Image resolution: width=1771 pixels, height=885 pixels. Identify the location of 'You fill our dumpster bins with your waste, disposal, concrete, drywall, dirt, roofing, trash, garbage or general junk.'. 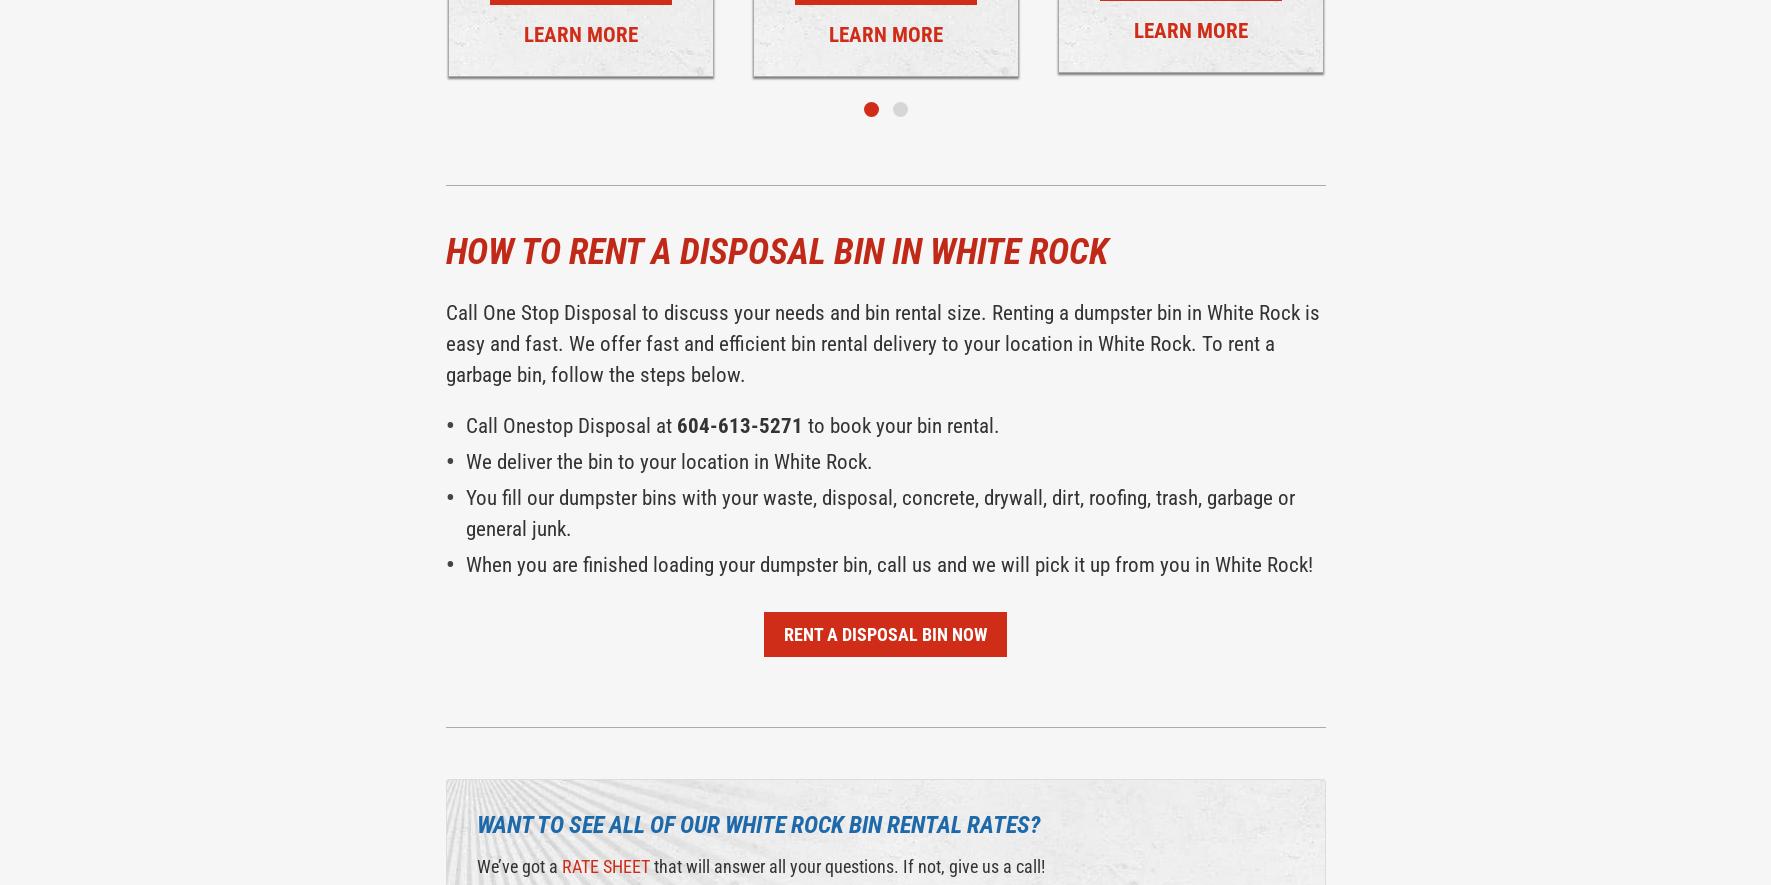
(465, 513).